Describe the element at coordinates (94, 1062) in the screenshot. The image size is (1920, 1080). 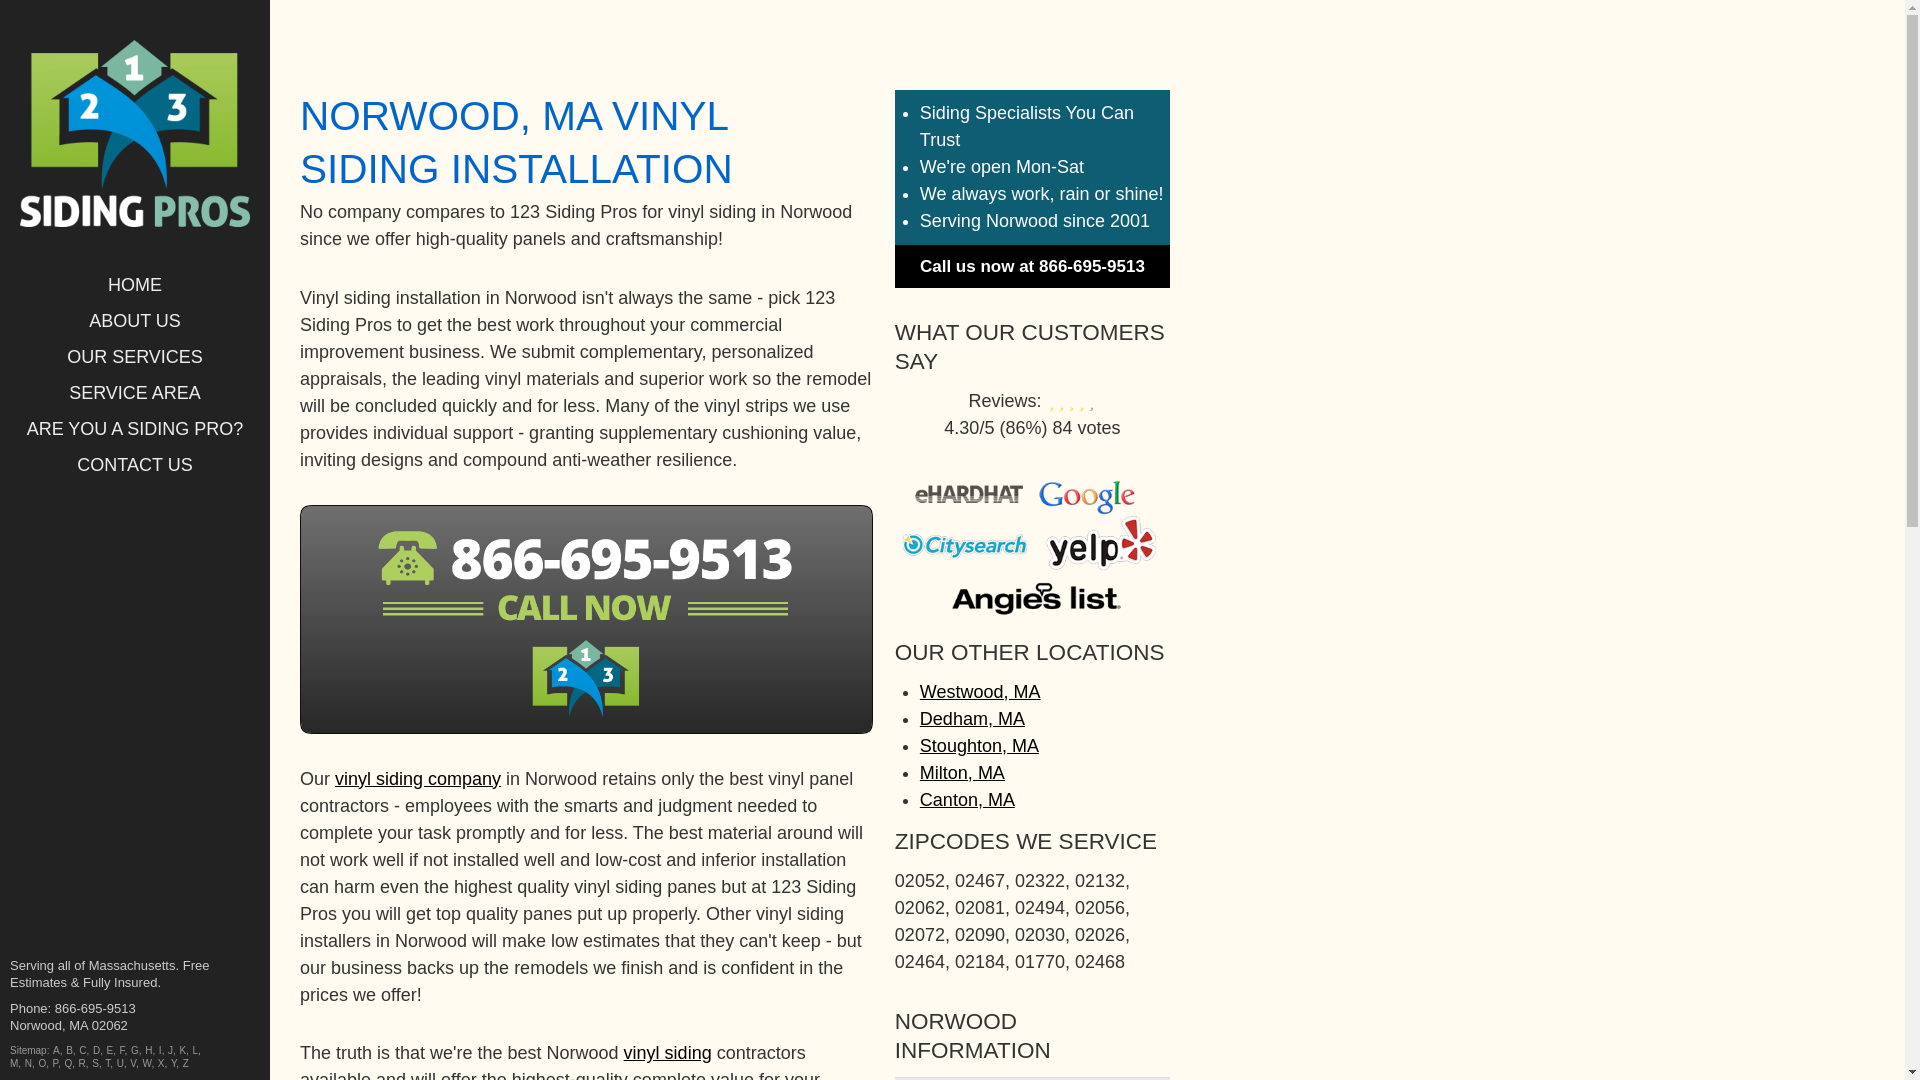
I see `'S'` at that location.